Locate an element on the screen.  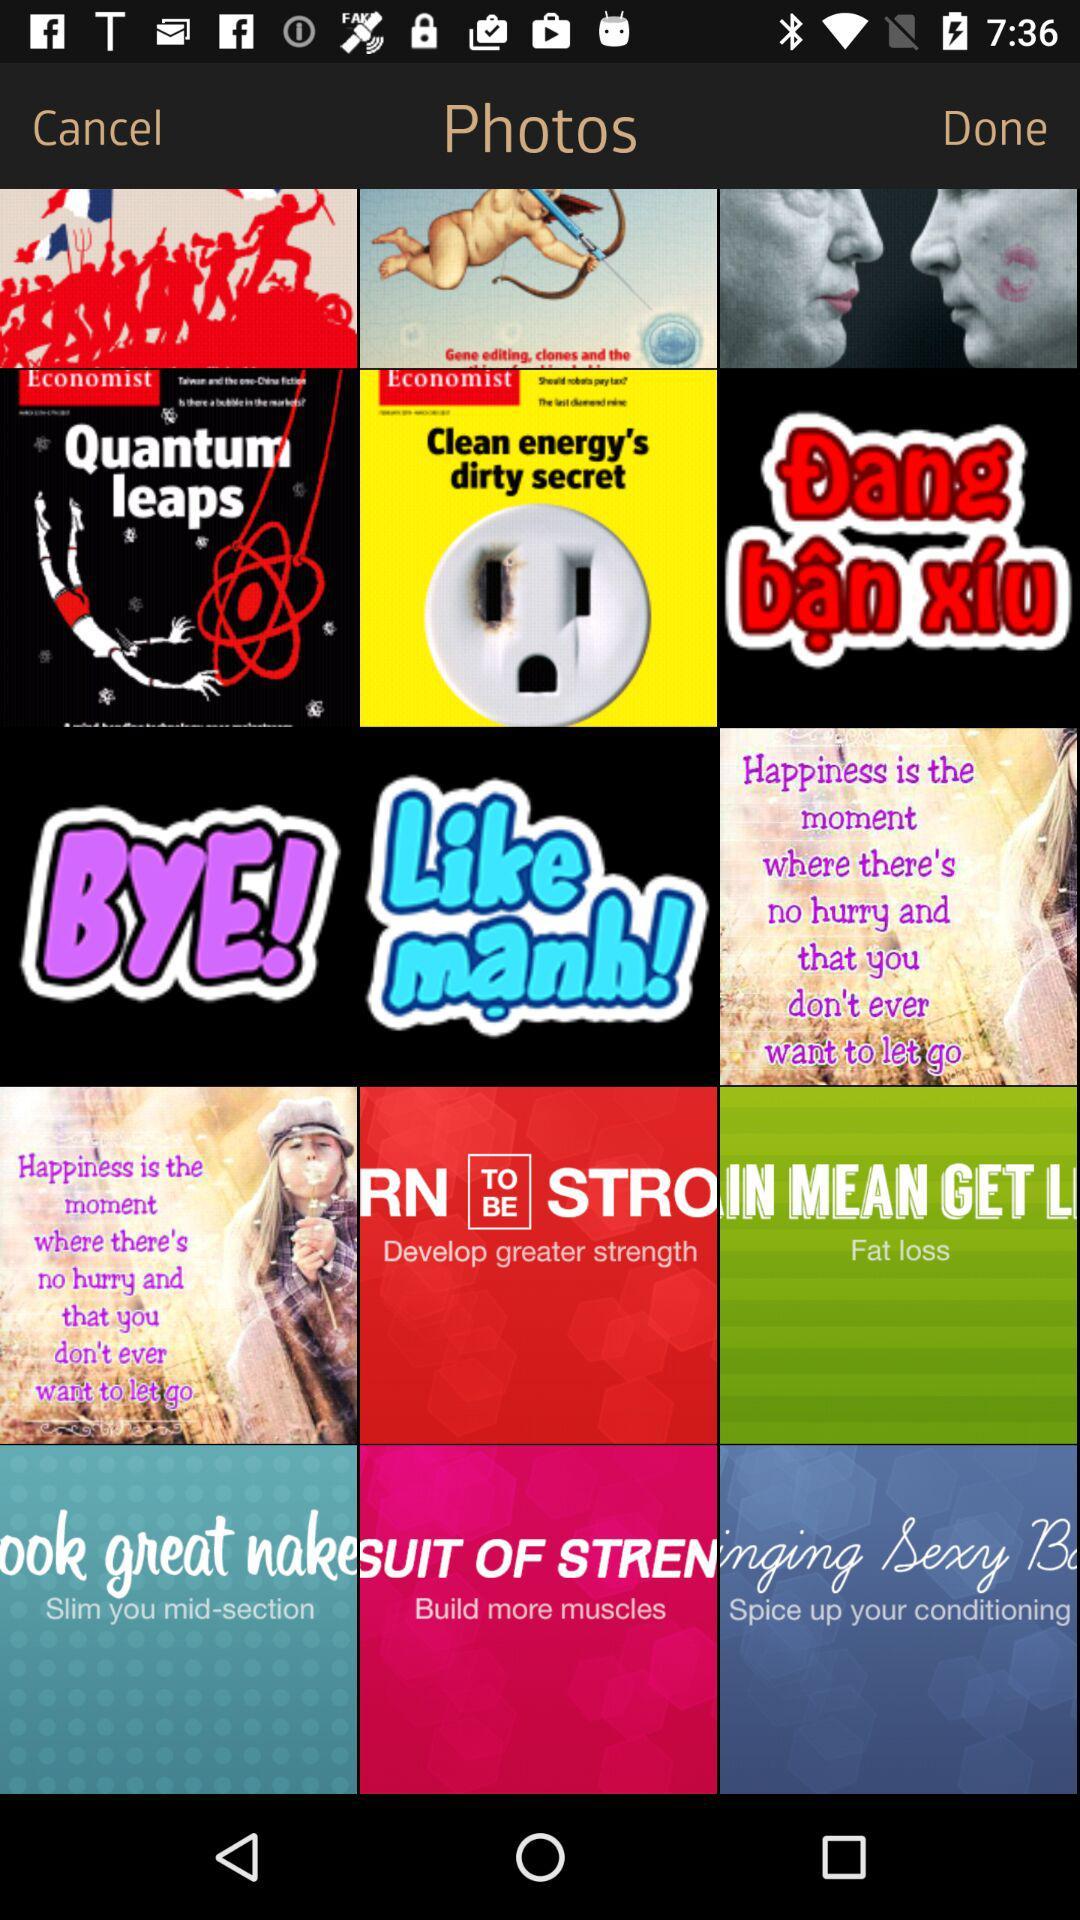
image is located at coordinates (177, 905).